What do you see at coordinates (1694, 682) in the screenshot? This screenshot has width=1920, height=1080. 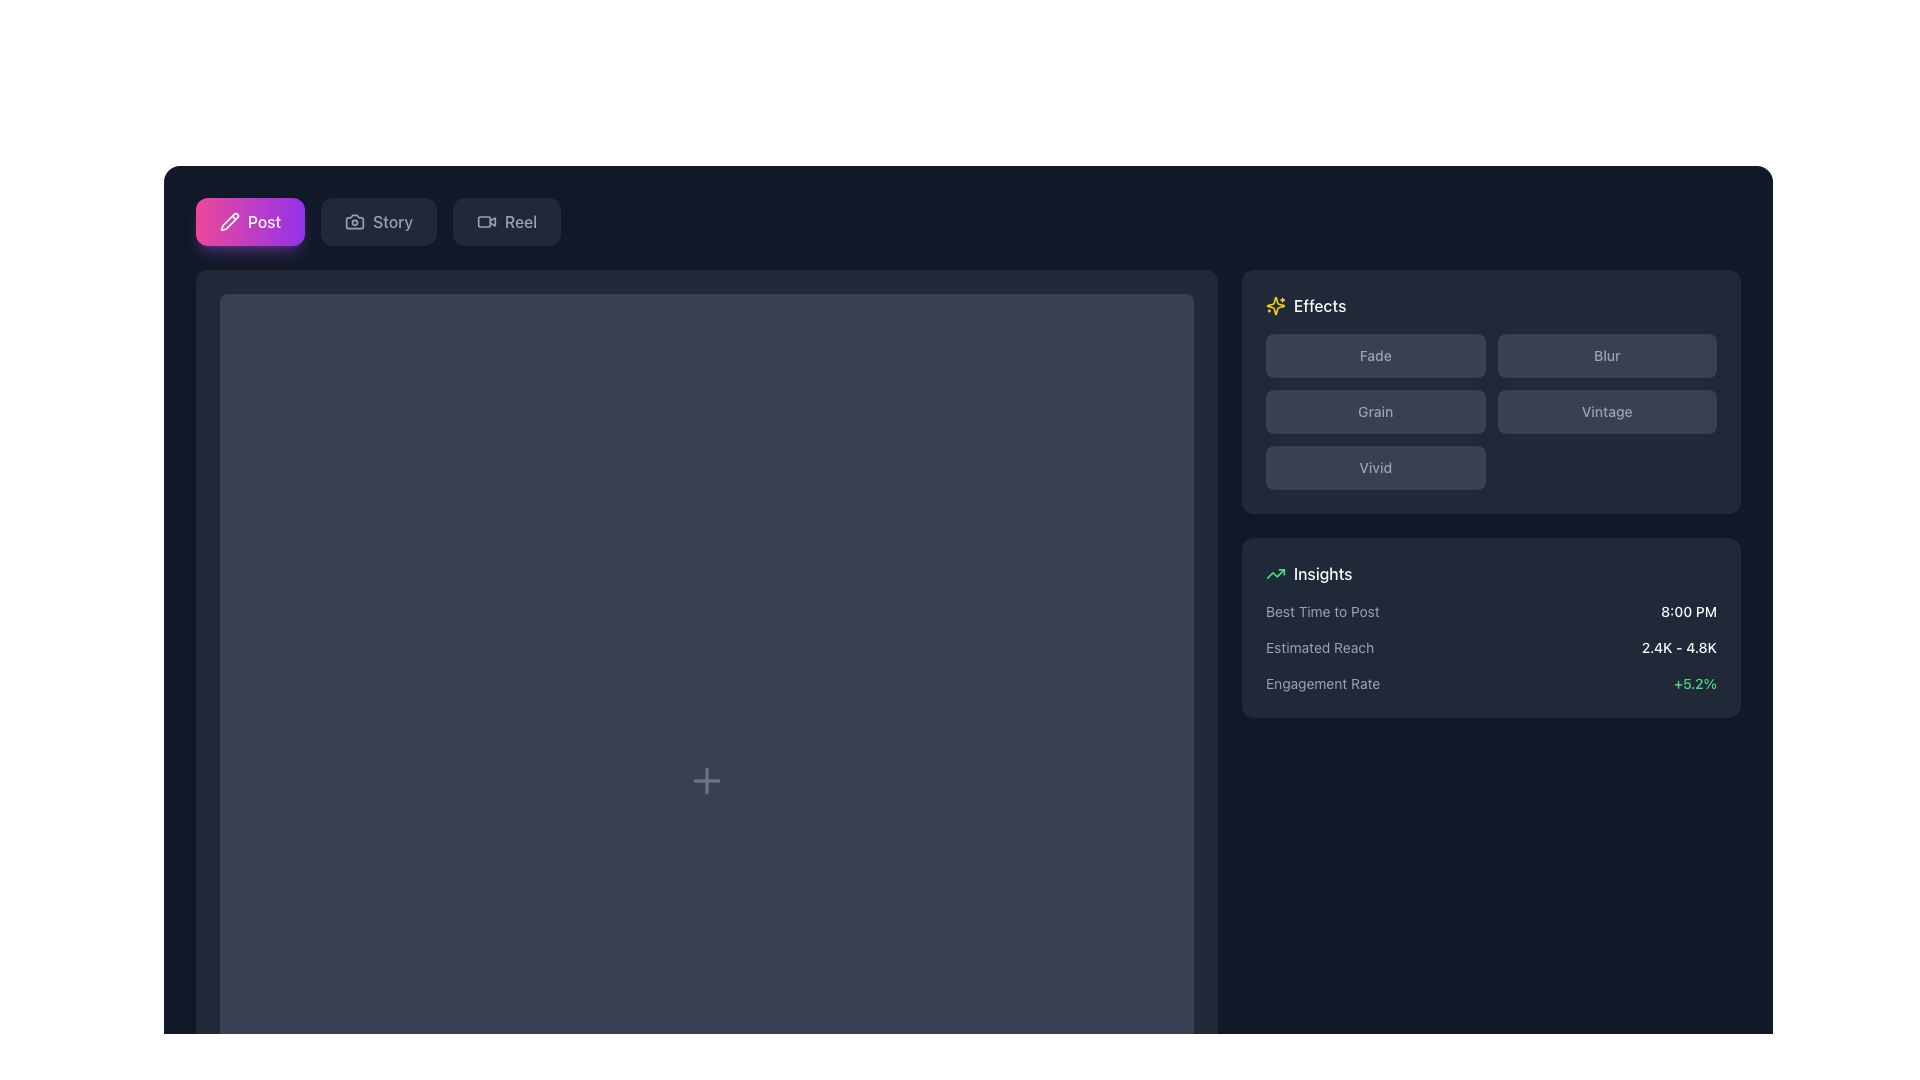 I see `the text label displaying '+5.2%' in green color, located on the right side of the 'Engagement Rate' label within the 'Insights' section` at bounding box center [1694, 682].